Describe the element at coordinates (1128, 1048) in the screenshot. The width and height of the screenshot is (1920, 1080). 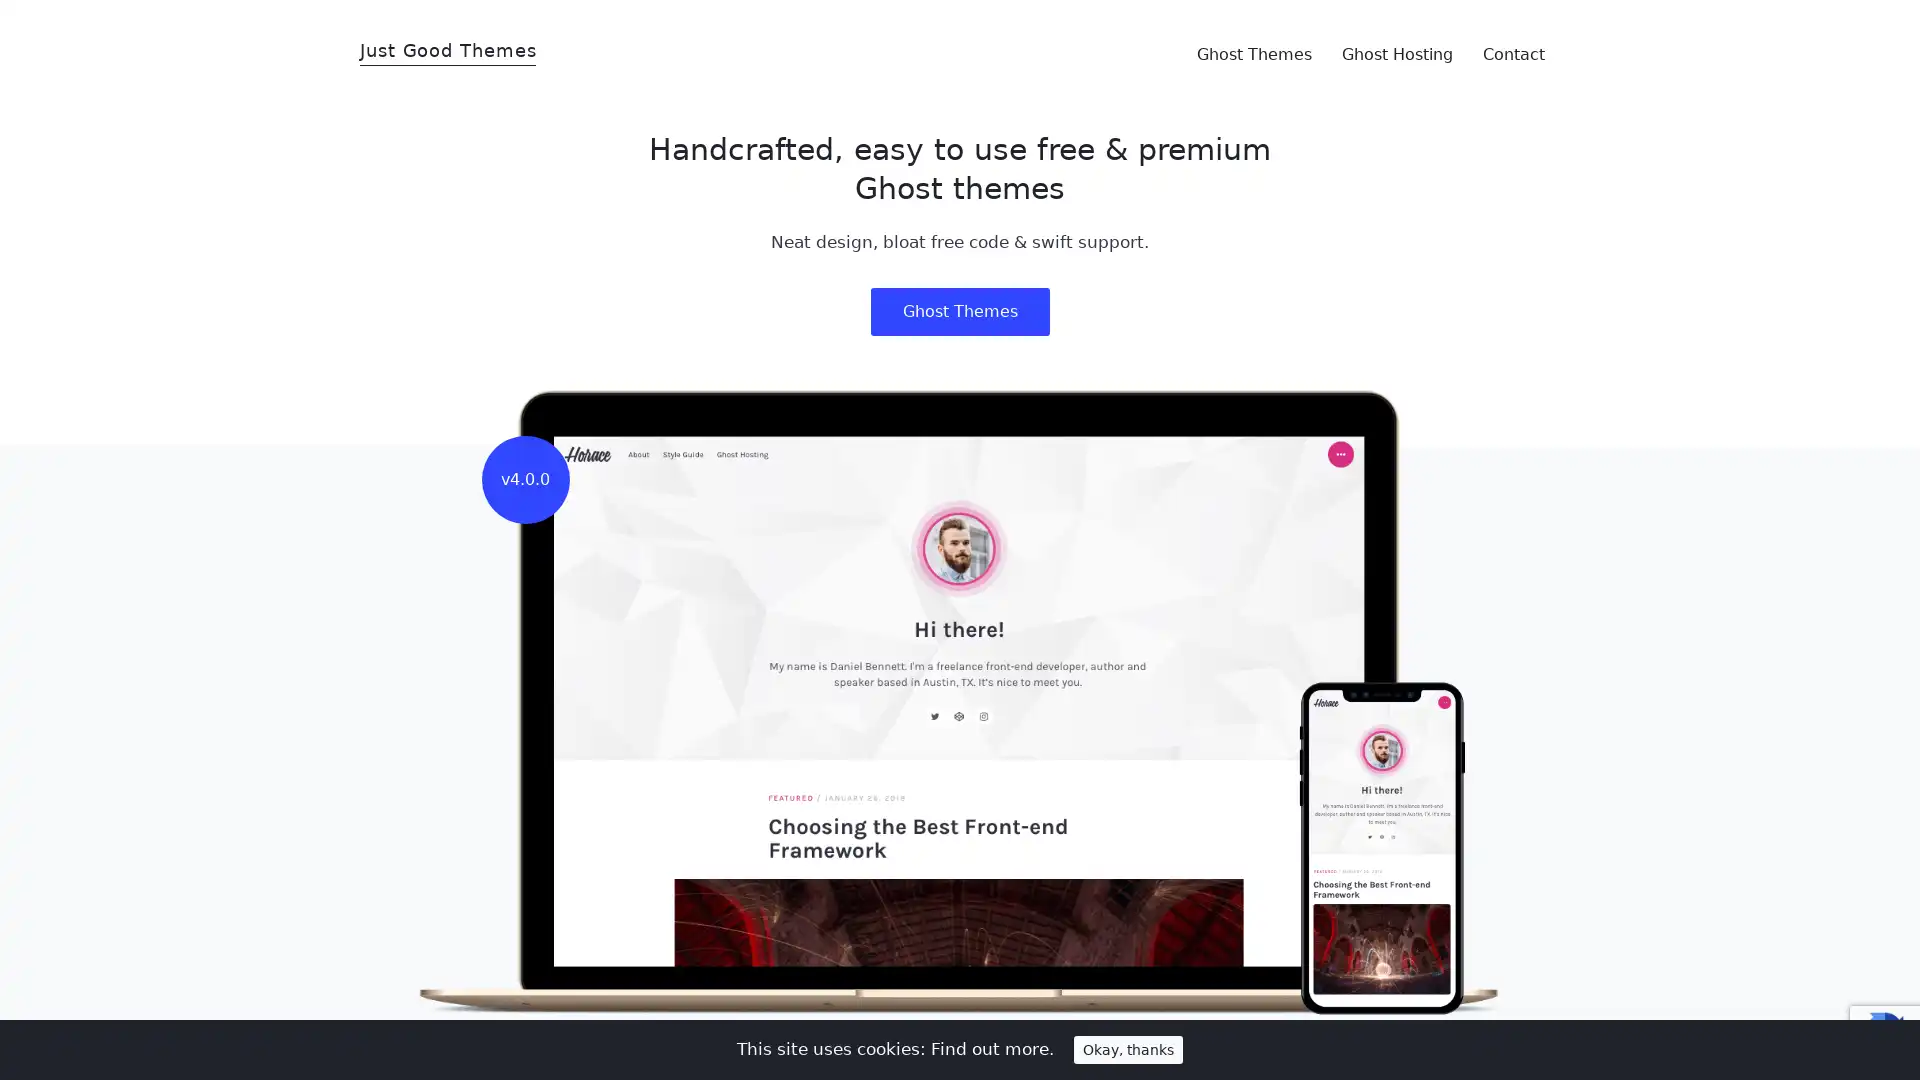
I see `Okay, thanks` at that location.